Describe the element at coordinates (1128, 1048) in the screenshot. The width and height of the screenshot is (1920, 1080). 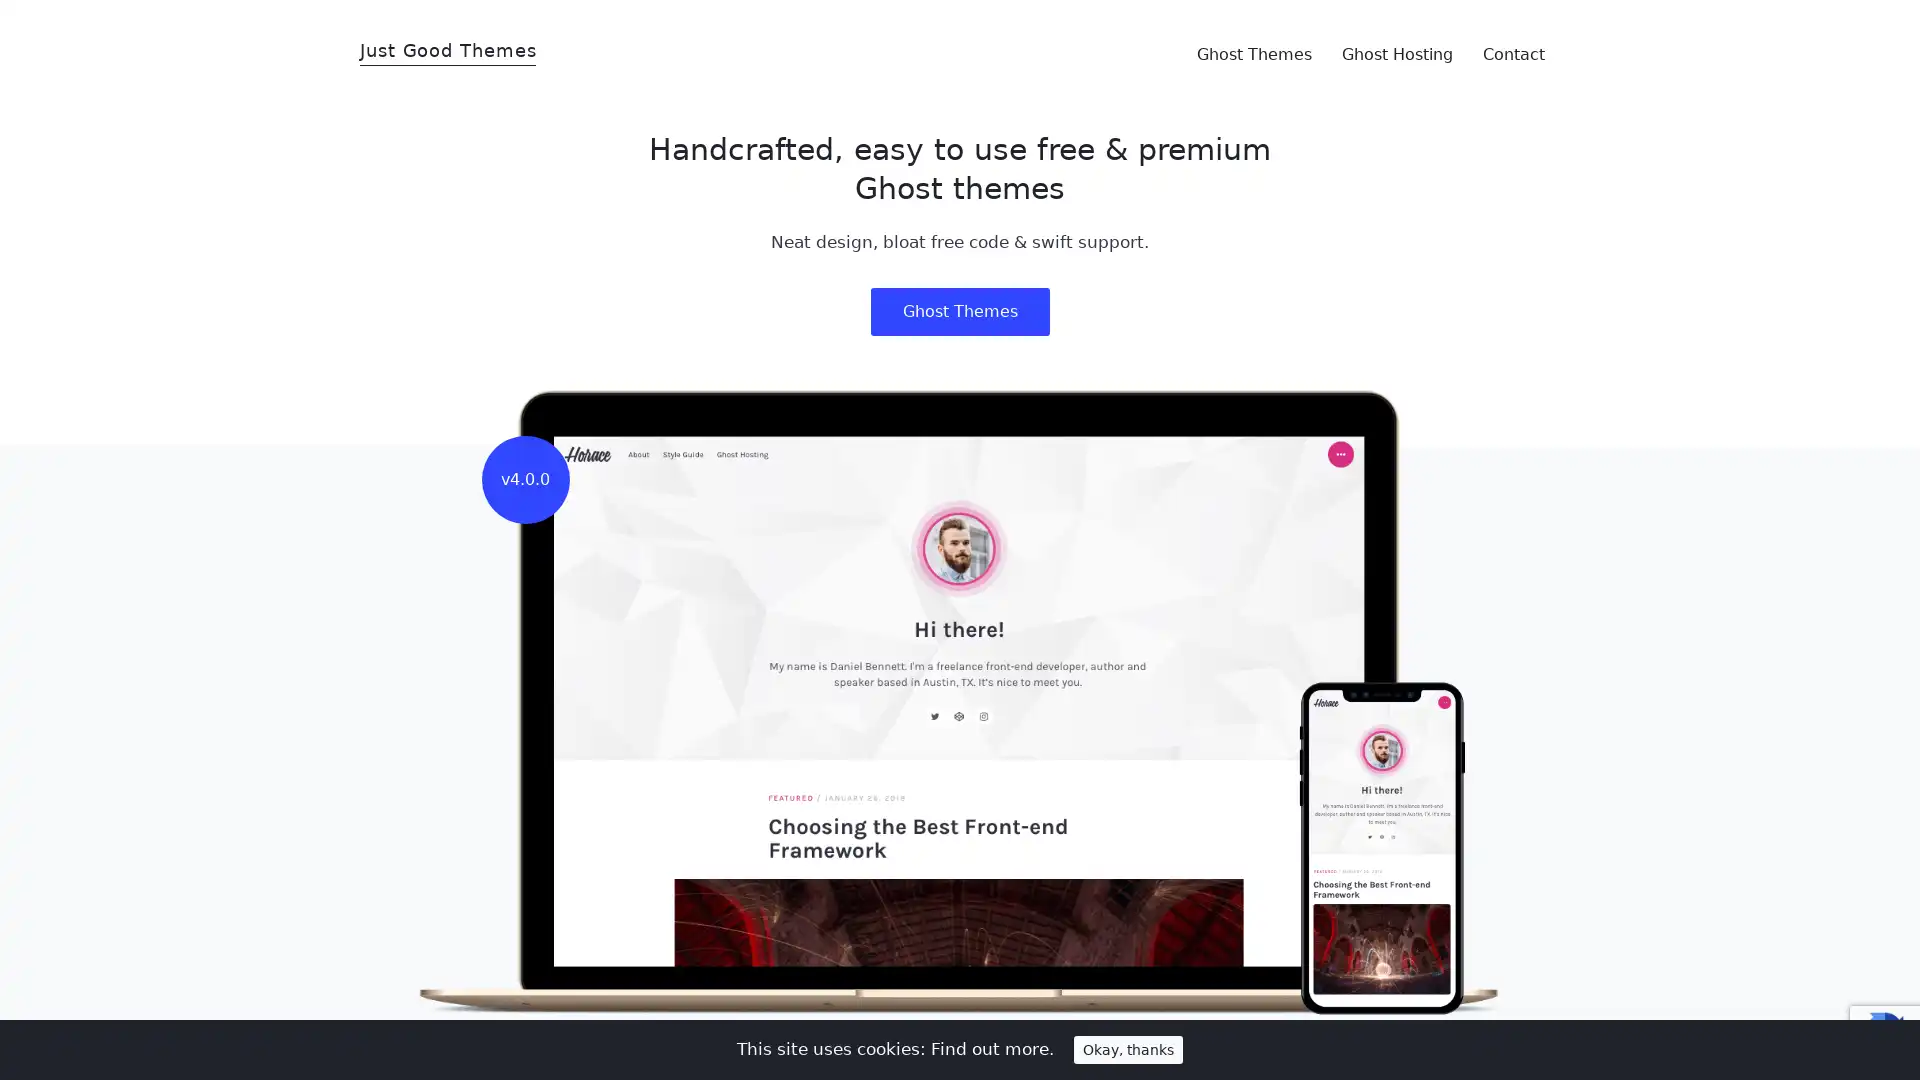
I see `Okay, thanks` at that location.